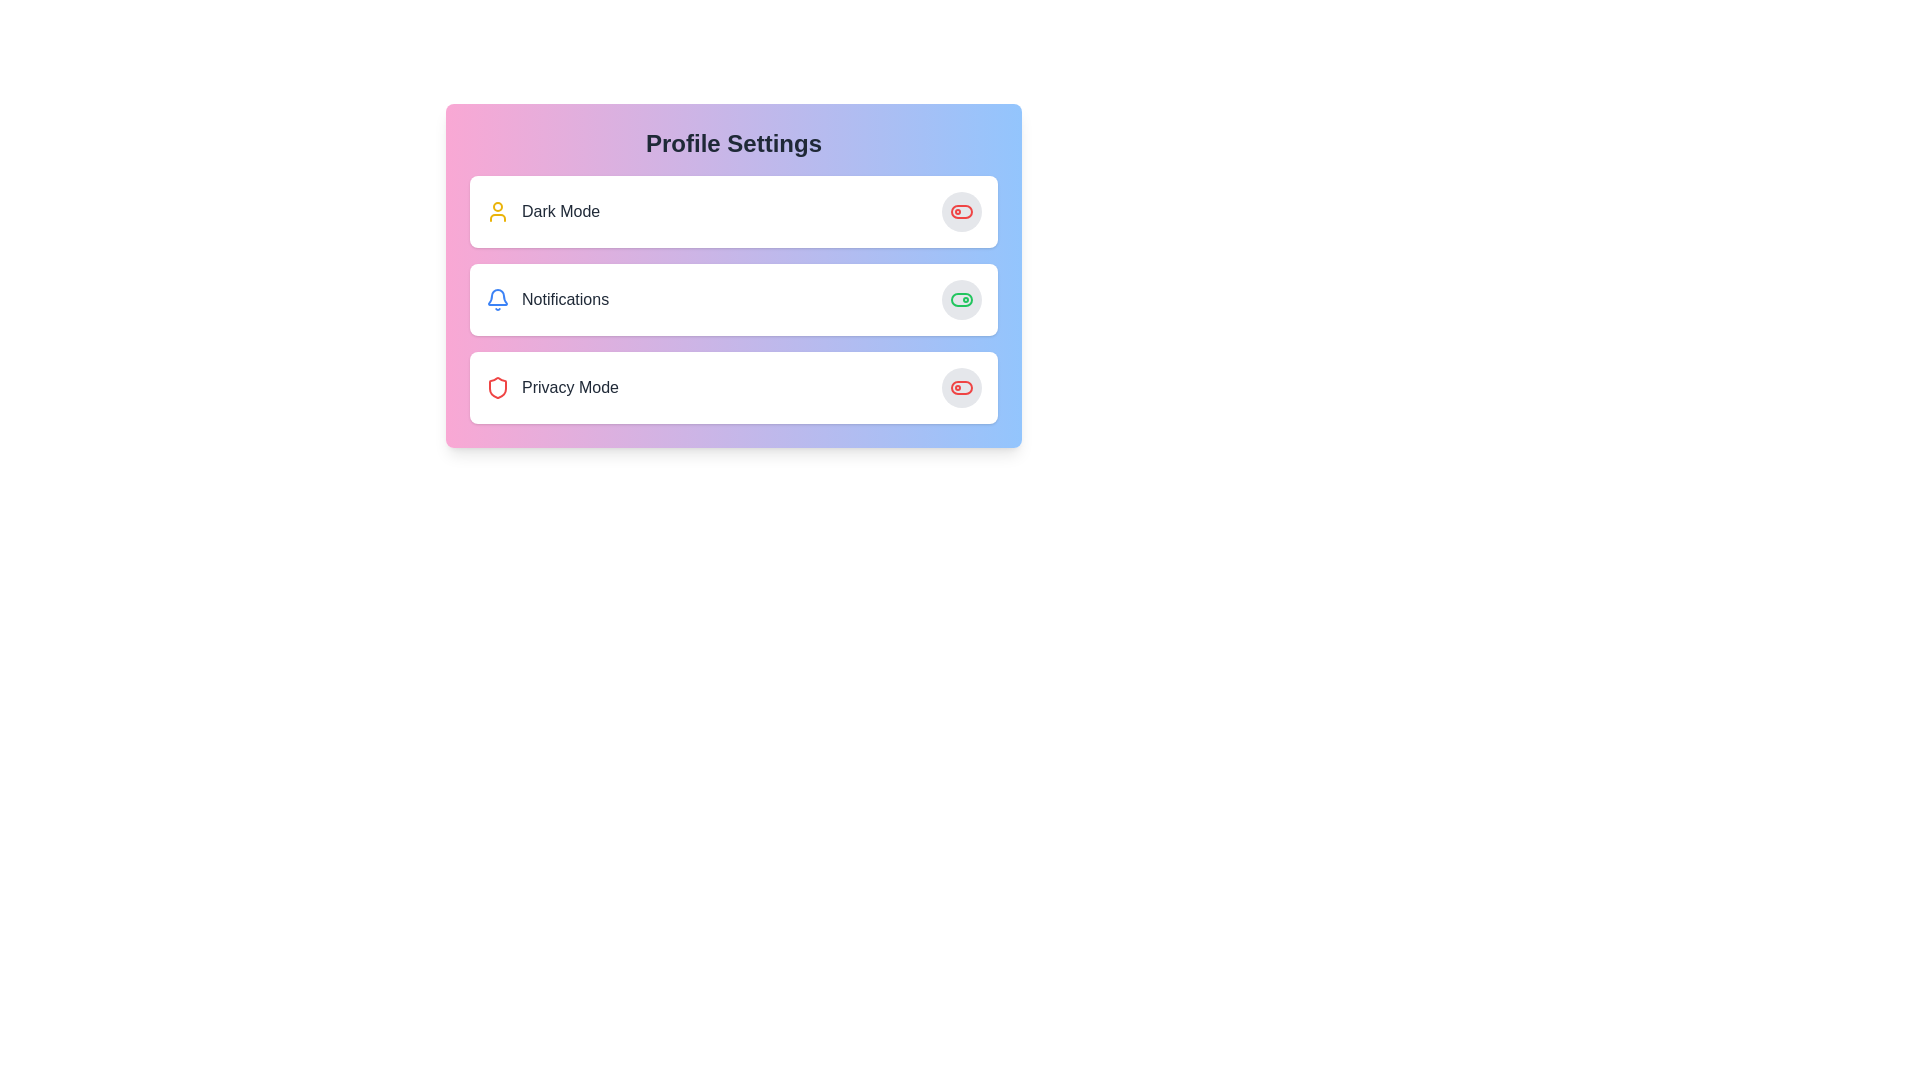 The width and height of the screenshot is (1920, 1080). I want to click on the bell-shaped notification icon with a blue stroke and white center, located in the second row under 'Profile Settings' labeled 'Notifications', so click(498, 297).